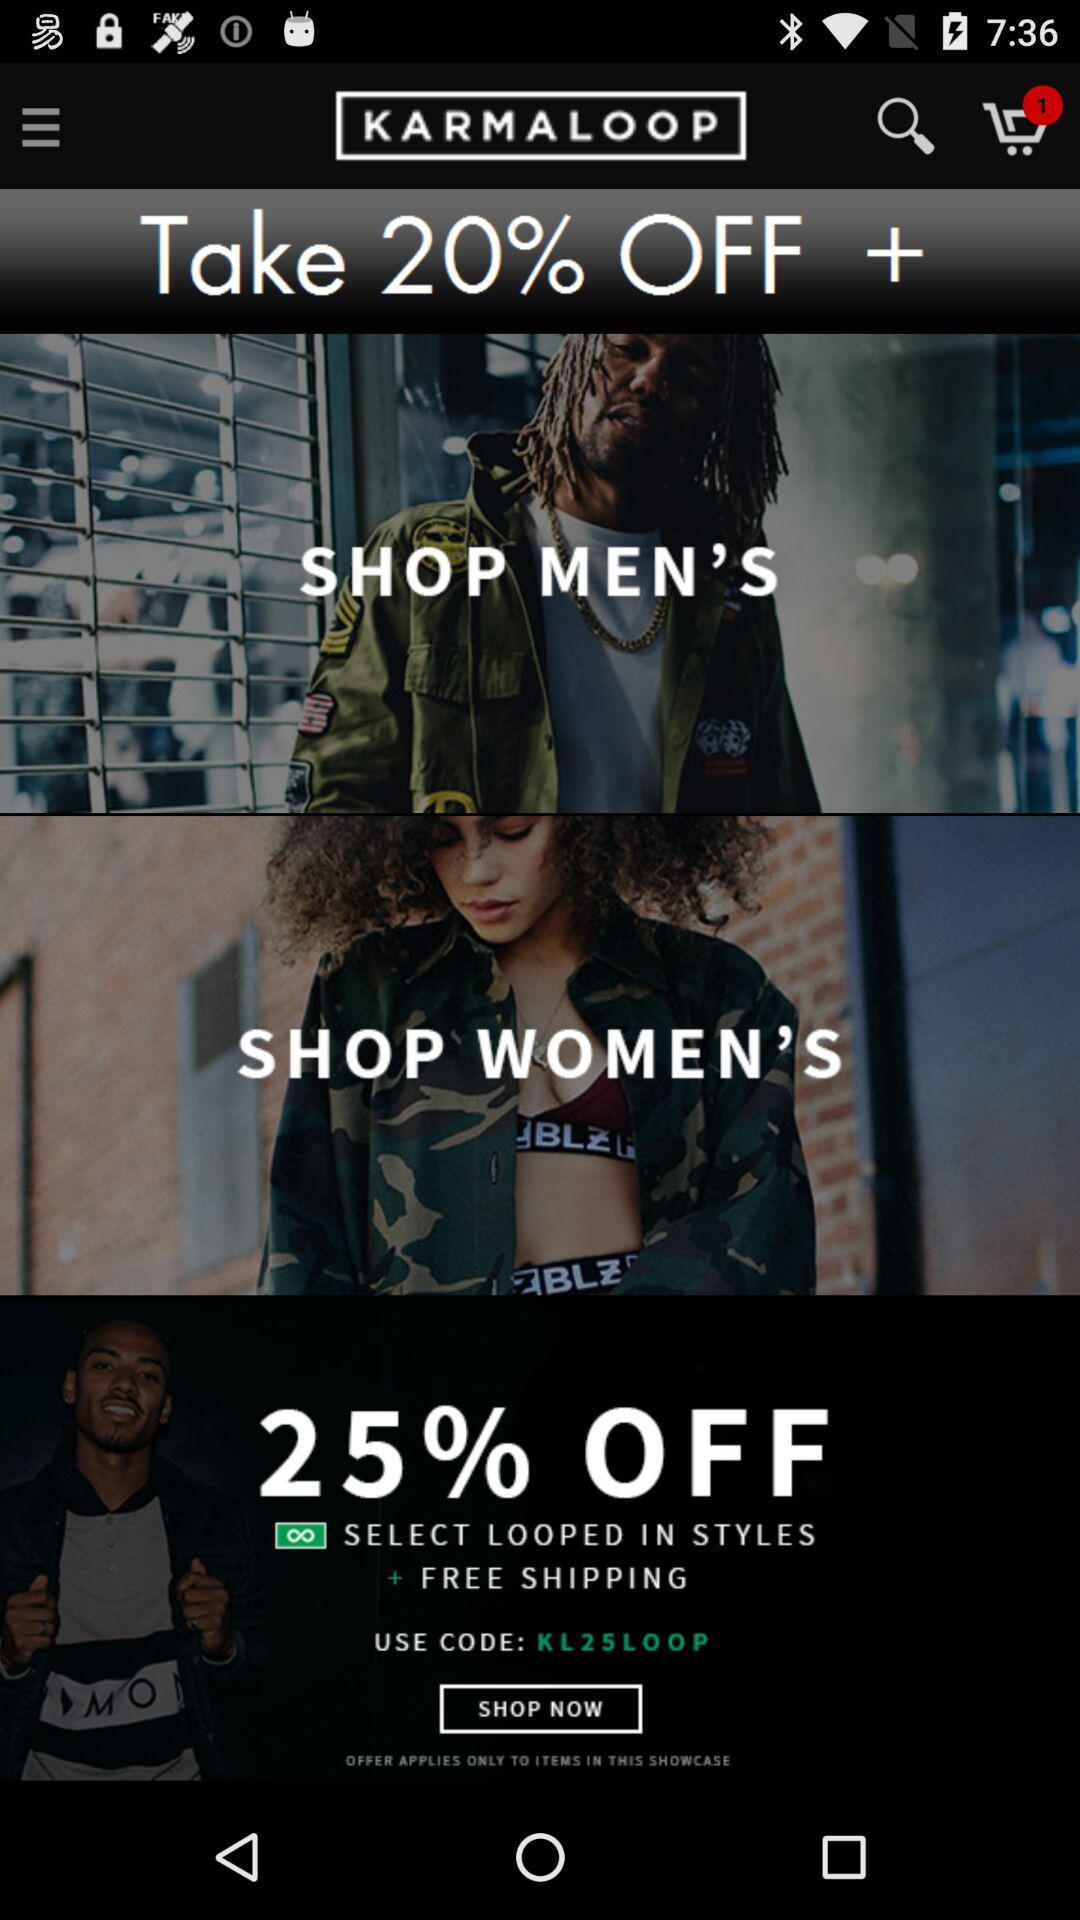 Image resolution: width=1080 pixels, height=1920 pixels. Describe the element at coordinates (540, 1056) in the screenshot. I see `women 's clothes` at that location.